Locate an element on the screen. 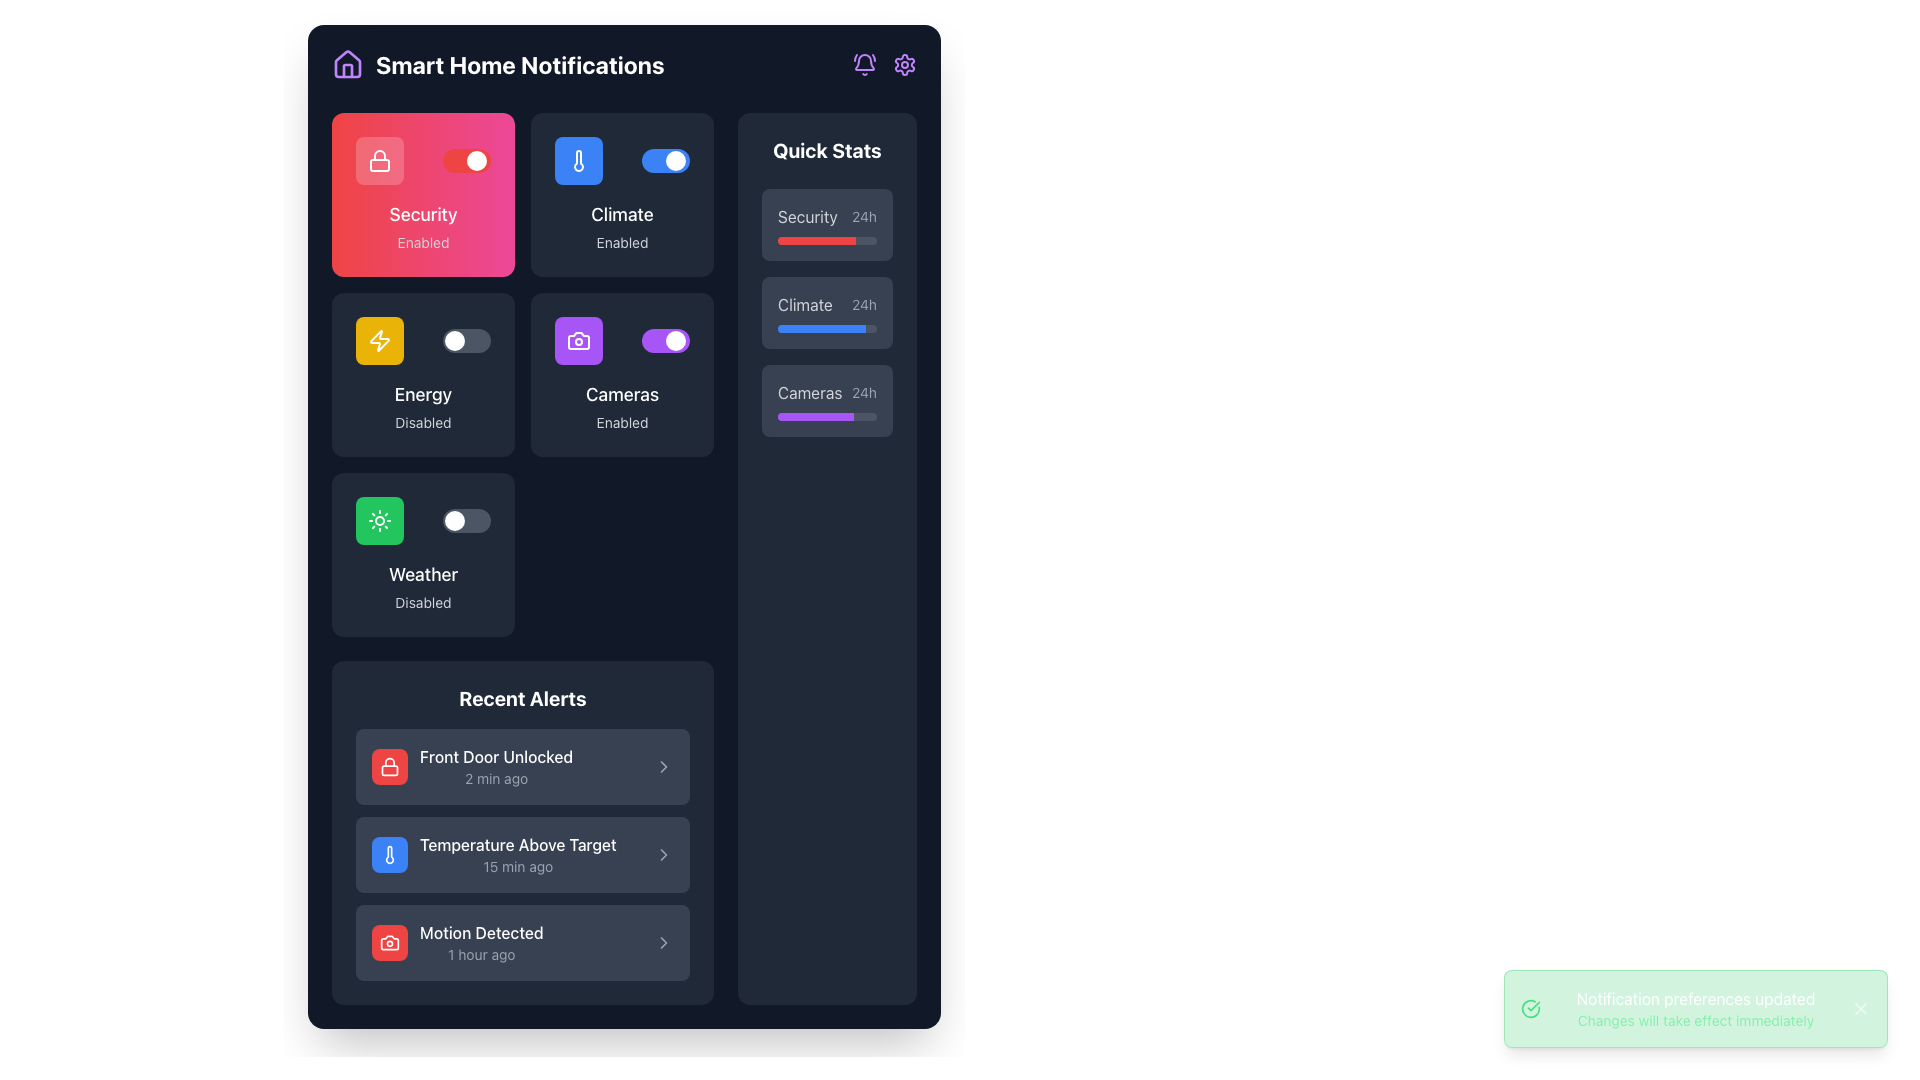 This screenshot has width=1920, height=1080. the text display element that indicates the title of the current smart home notifications interface, located in the top-left corner of the header bar is located at coordinates (623, 64).